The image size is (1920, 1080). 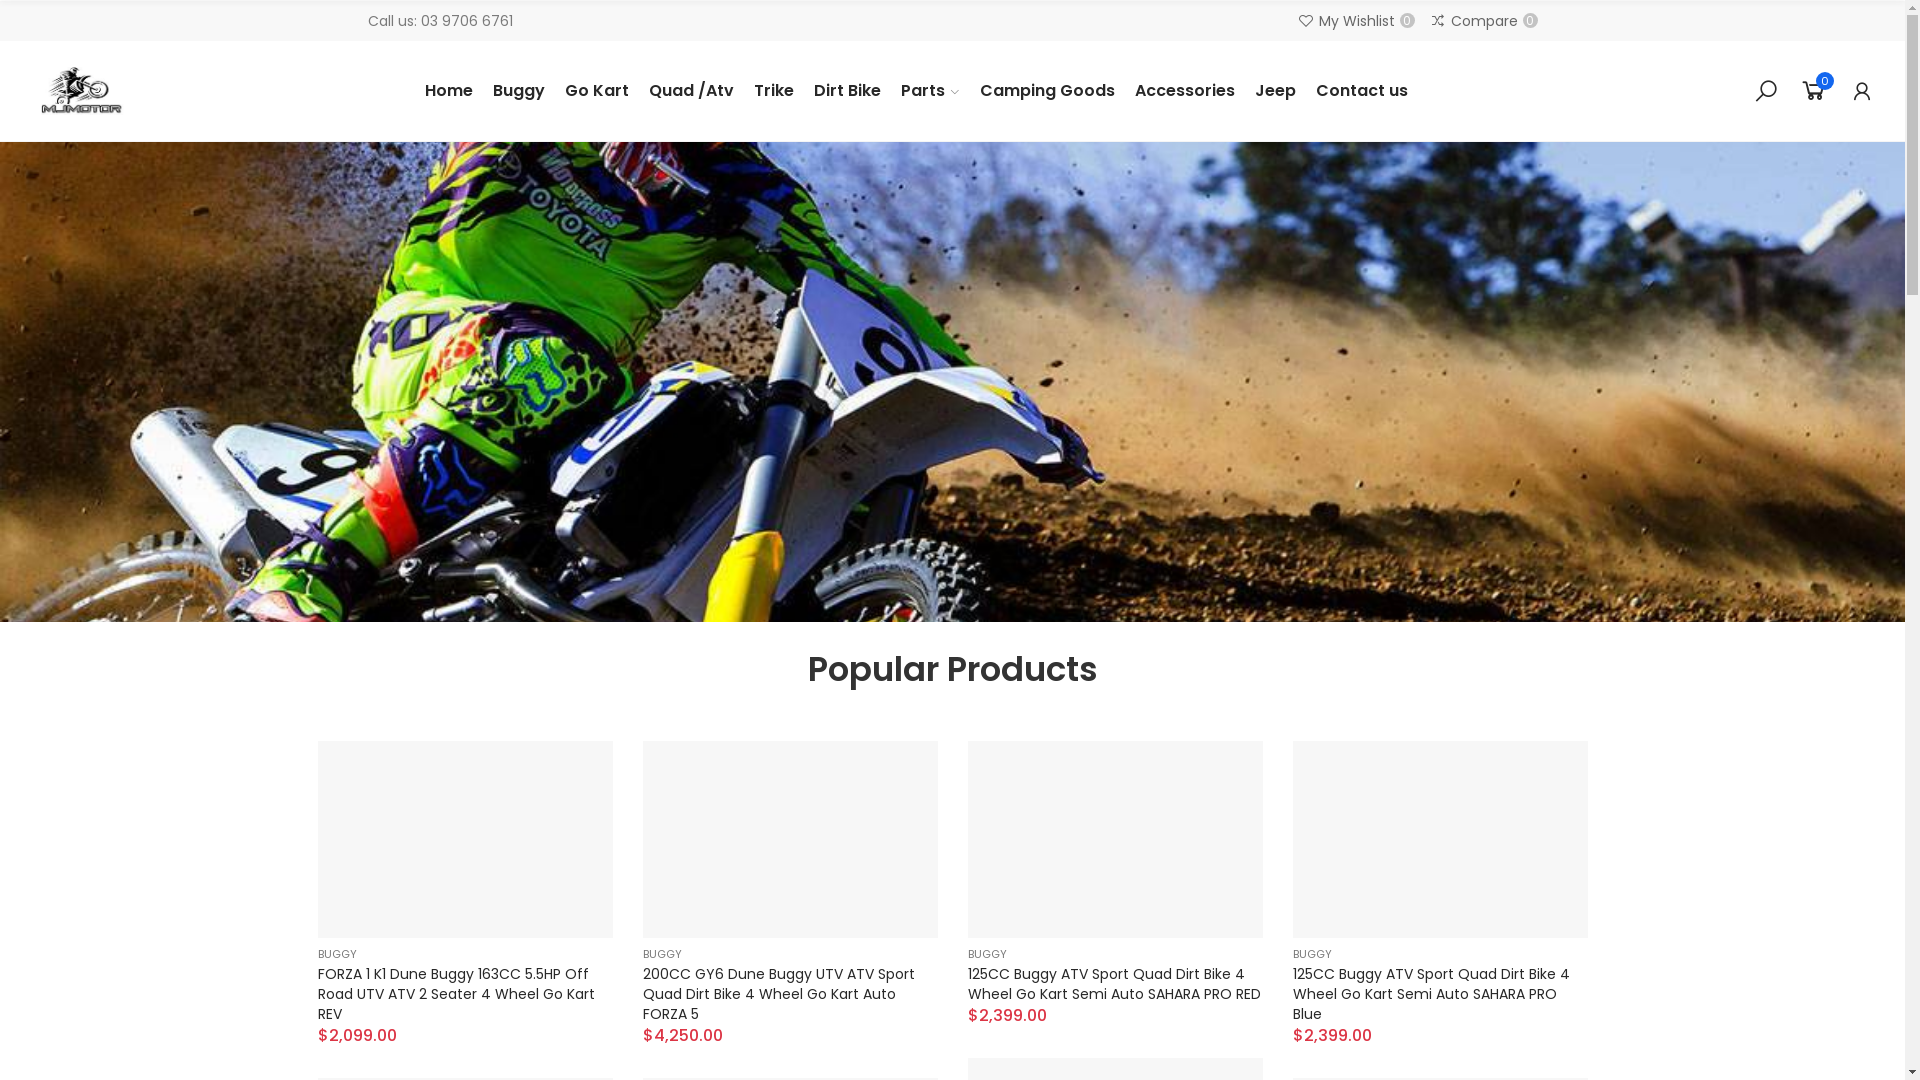 What do you see at coordinates (1045, 91) in the screenshot?
I see `'Camping Goods'` at bounding box center [1045, 91].